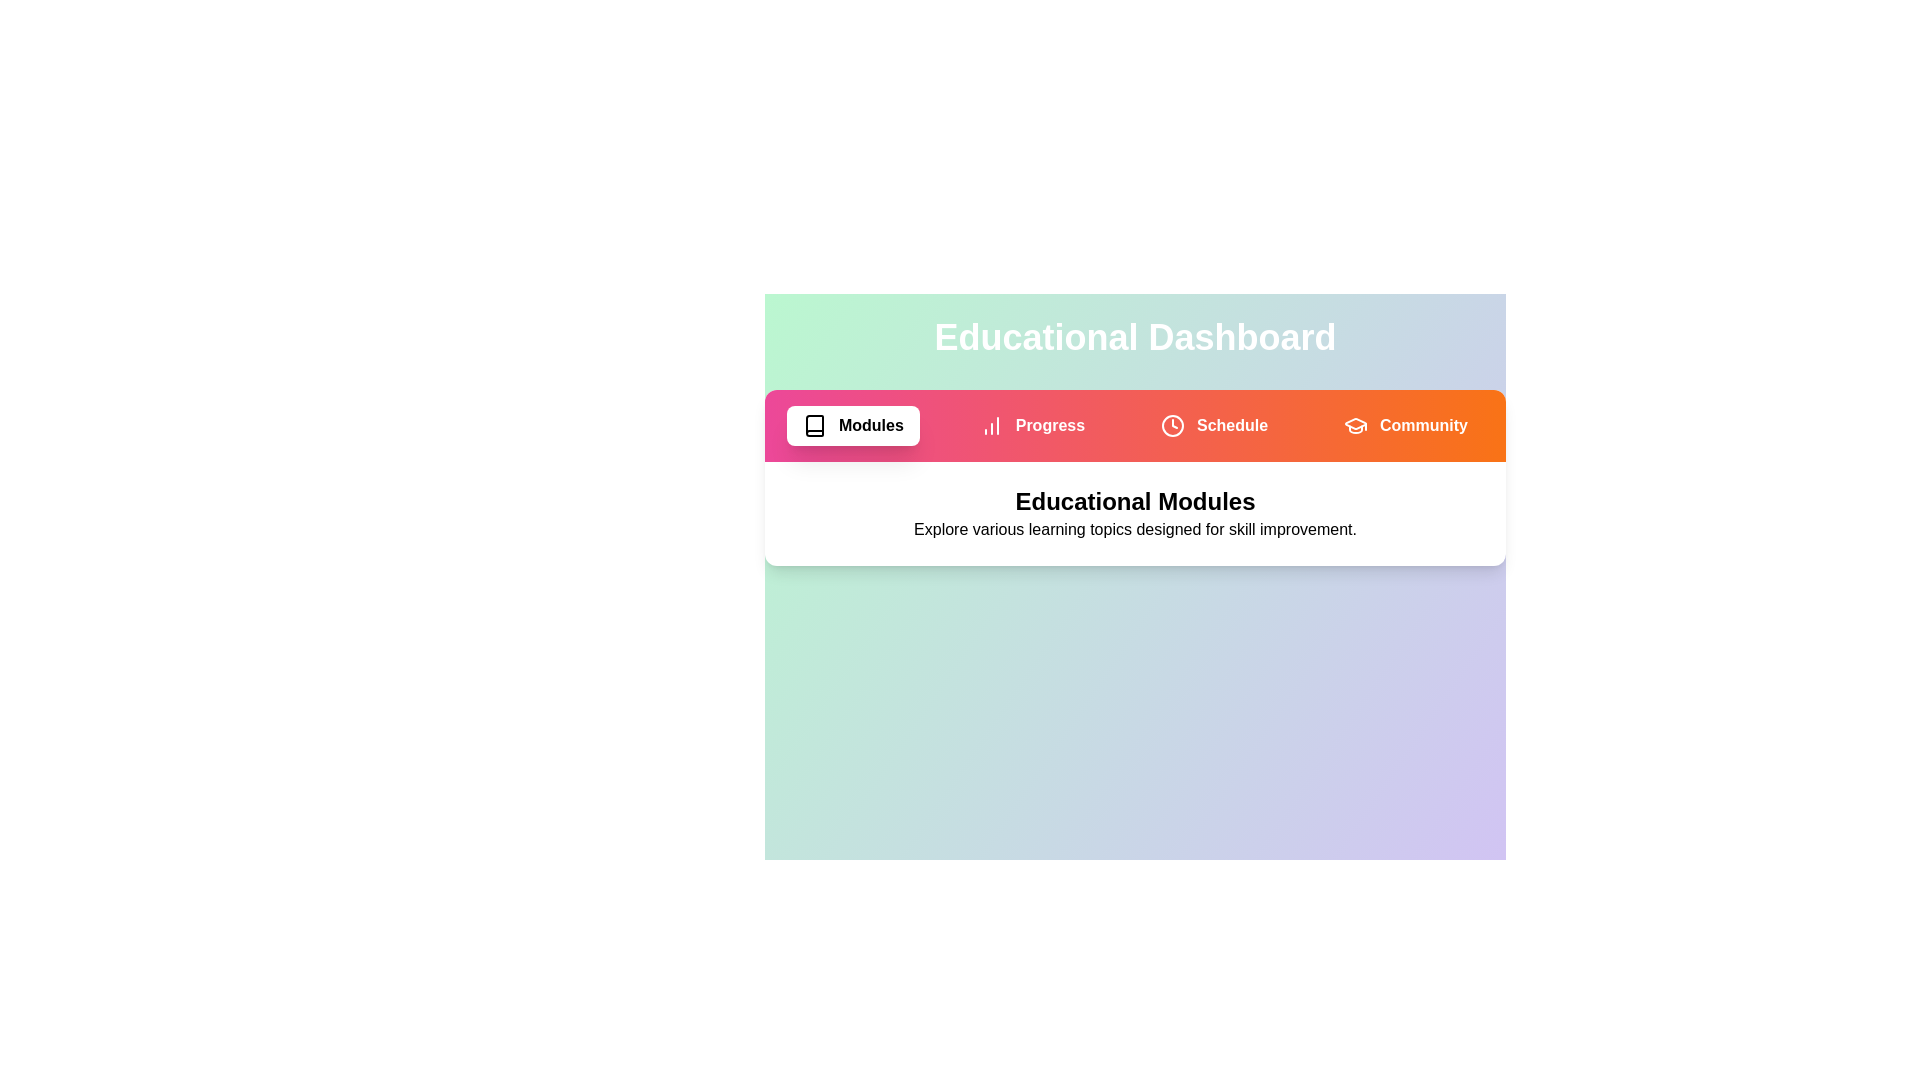  Describe the element at coordinates (1032, 424) in the screenshot. I see `the 'Progress' button, which is a rectangular button with a light gradient background and bold white text` at that location.